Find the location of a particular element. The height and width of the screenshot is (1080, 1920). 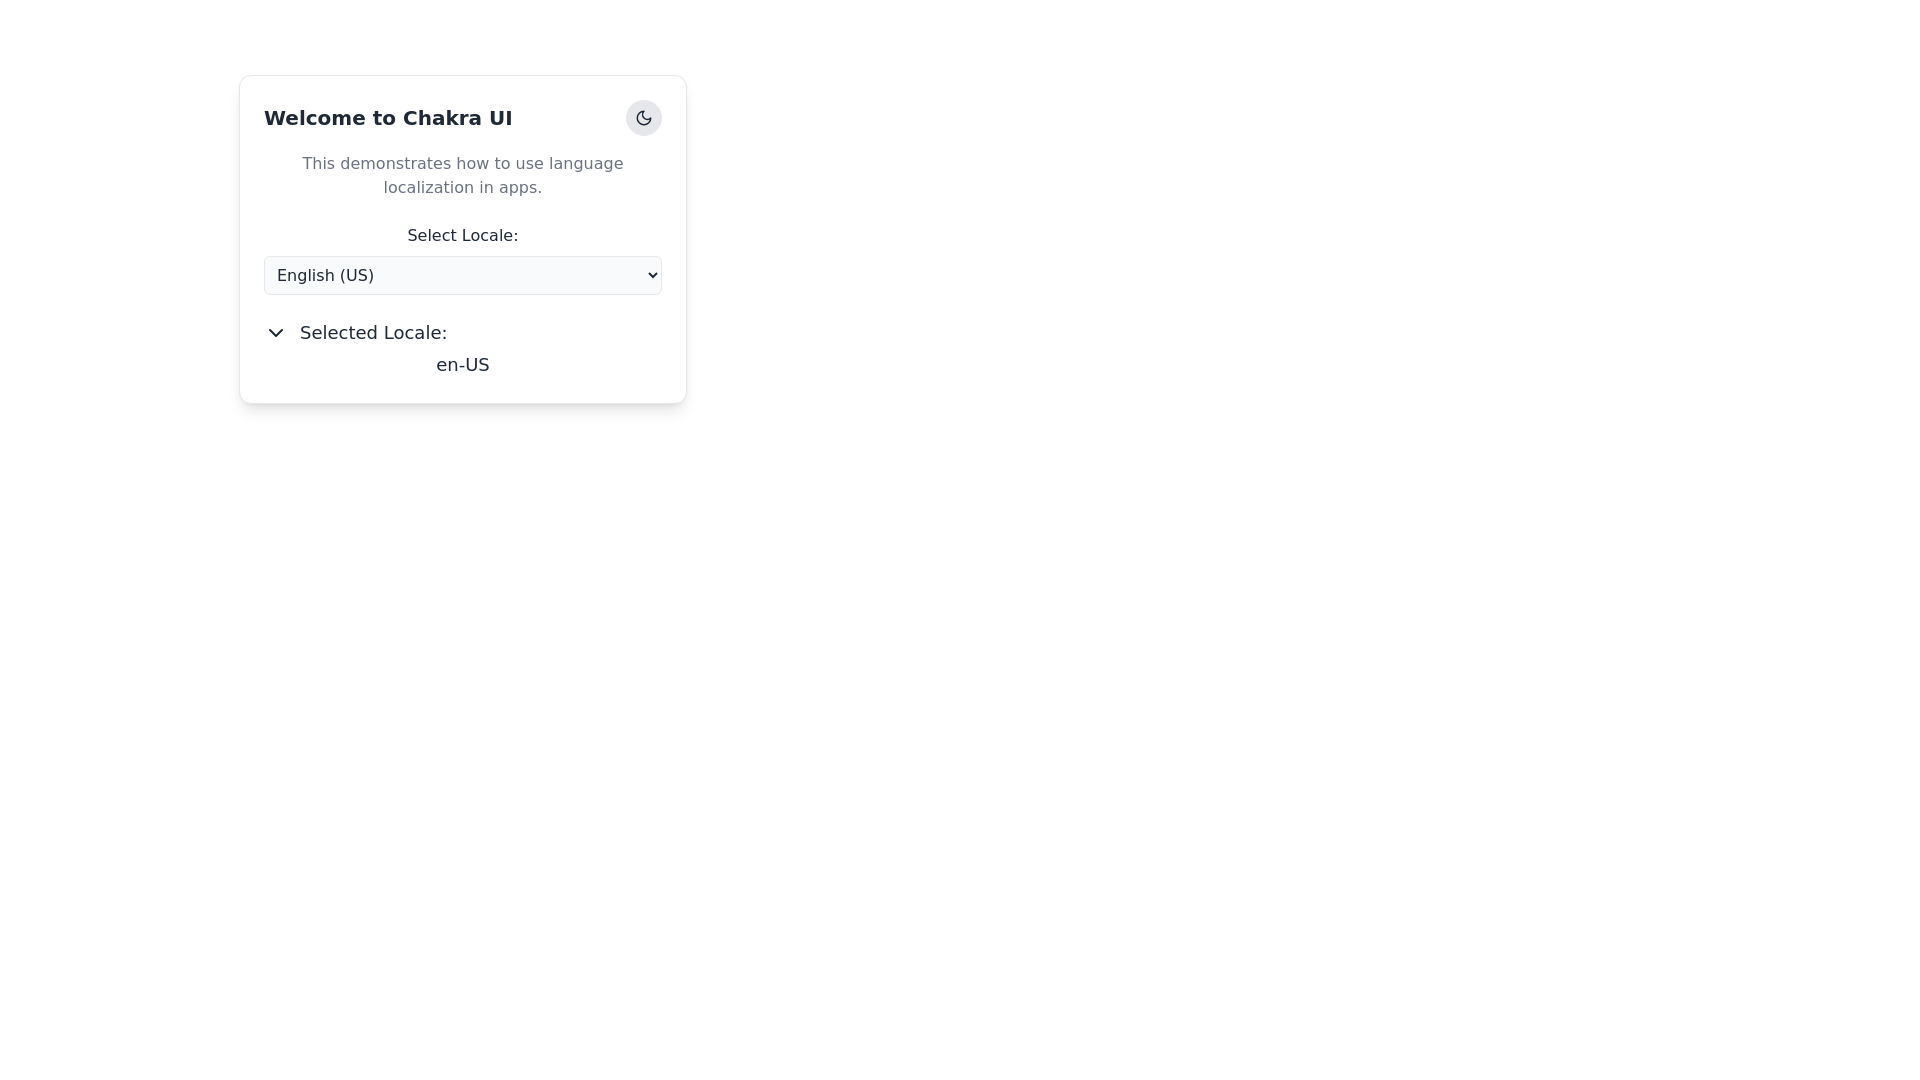

the dropdown menu labeled 'Select Locale:' is located at coordinates (461, 258).